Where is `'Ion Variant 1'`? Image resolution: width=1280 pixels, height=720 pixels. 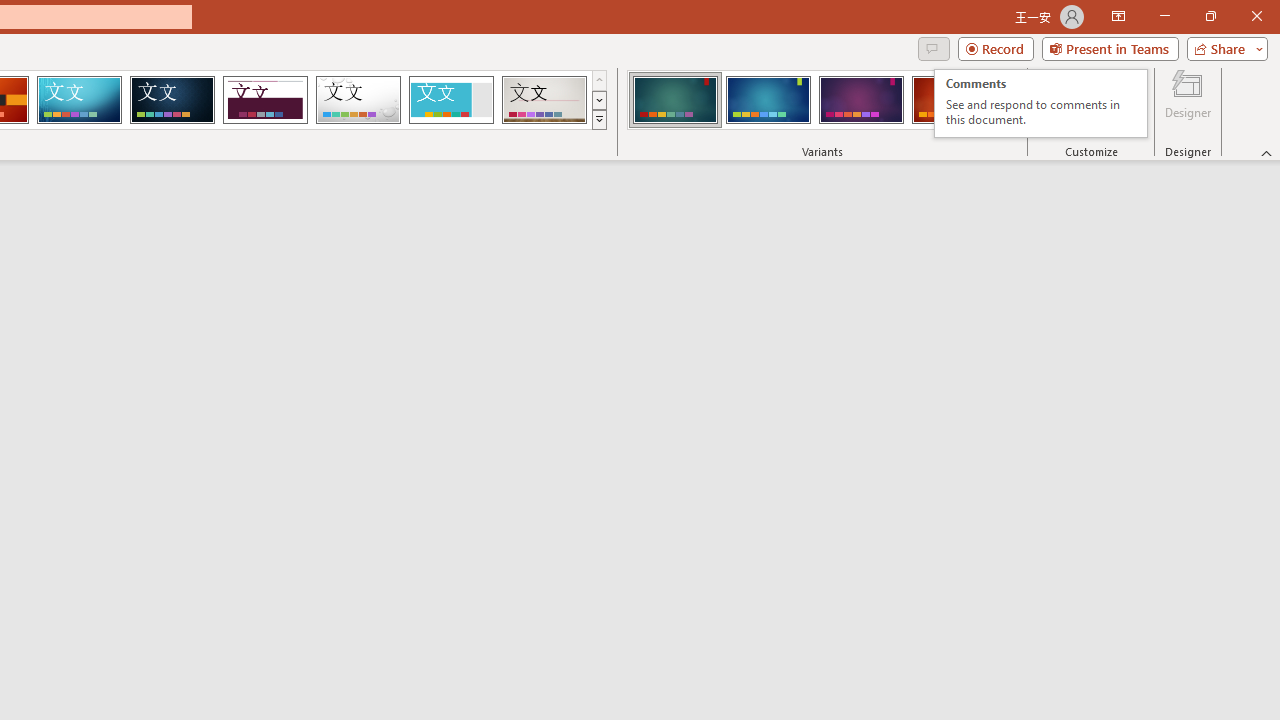 'Ion Variant 1' is located at coordinates (675, 100).